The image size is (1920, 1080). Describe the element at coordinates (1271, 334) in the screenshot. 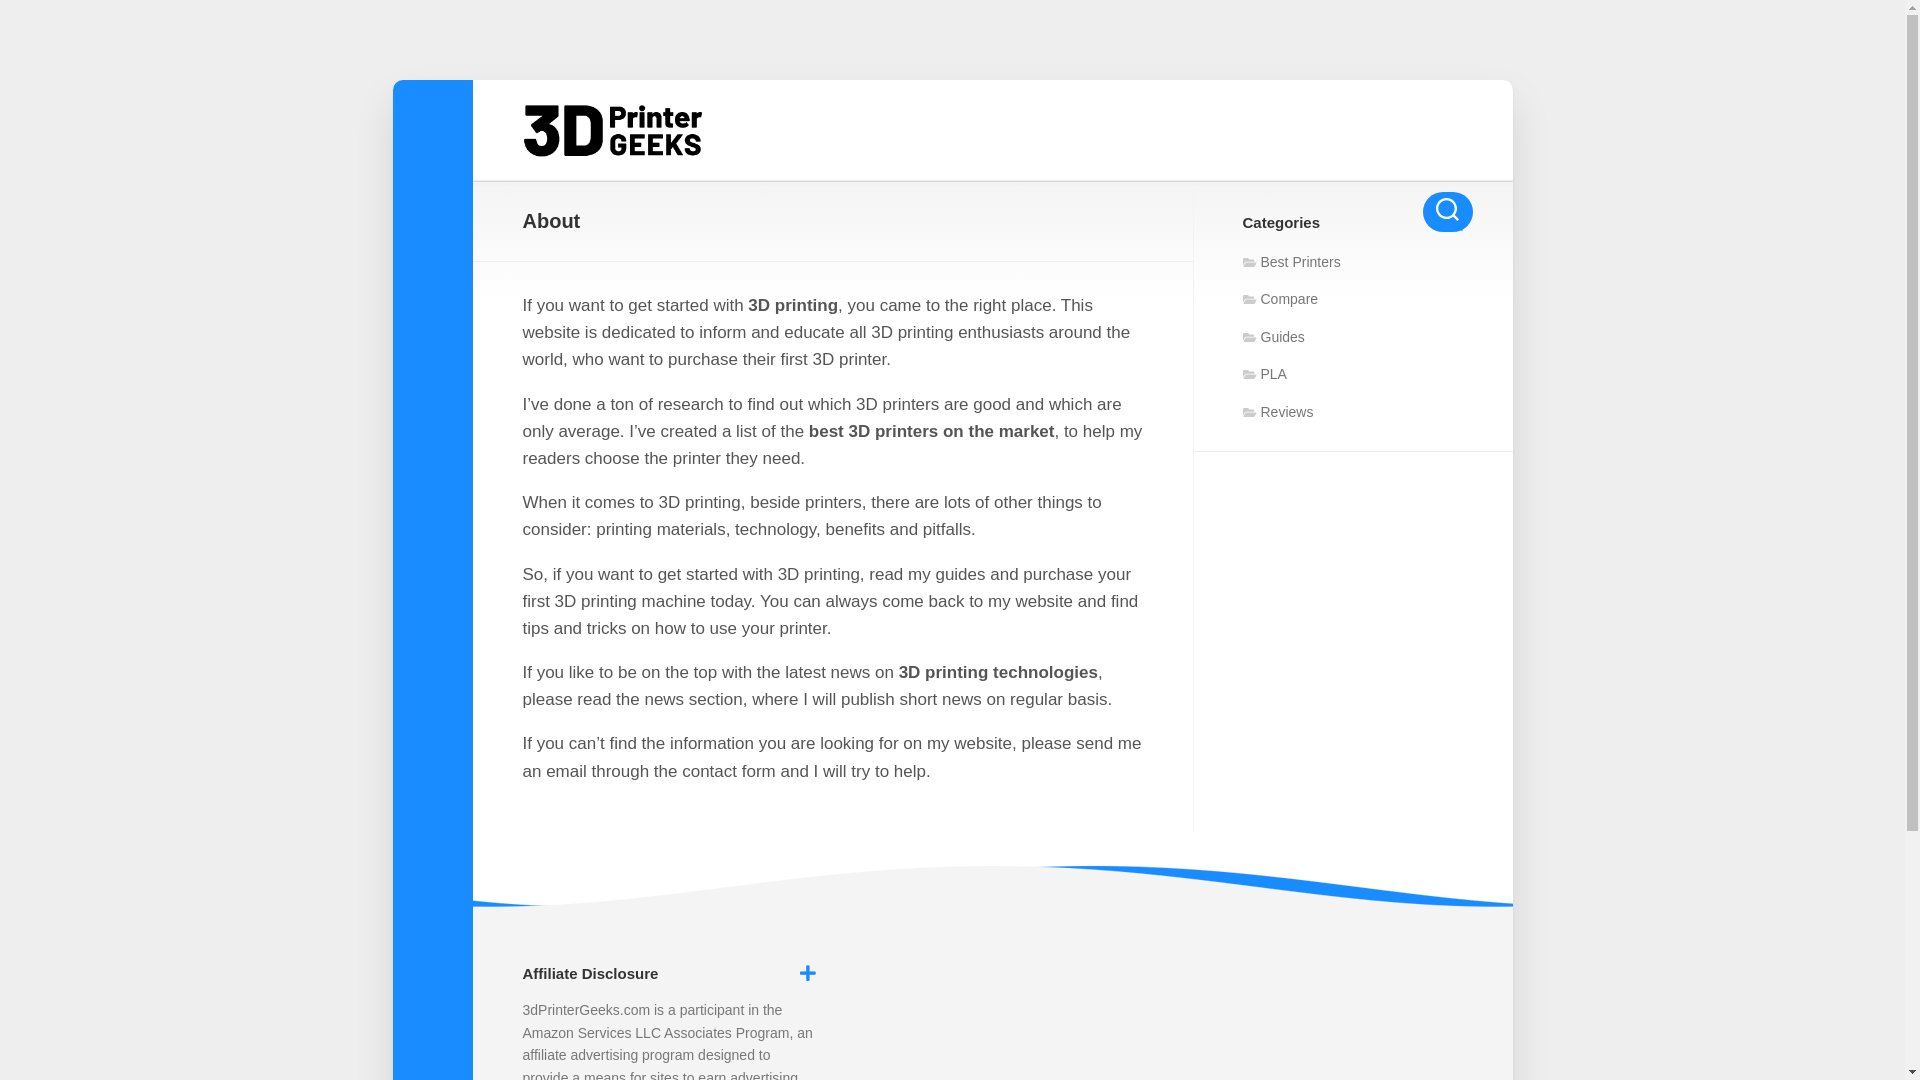

I see `'Guides'` at that location.